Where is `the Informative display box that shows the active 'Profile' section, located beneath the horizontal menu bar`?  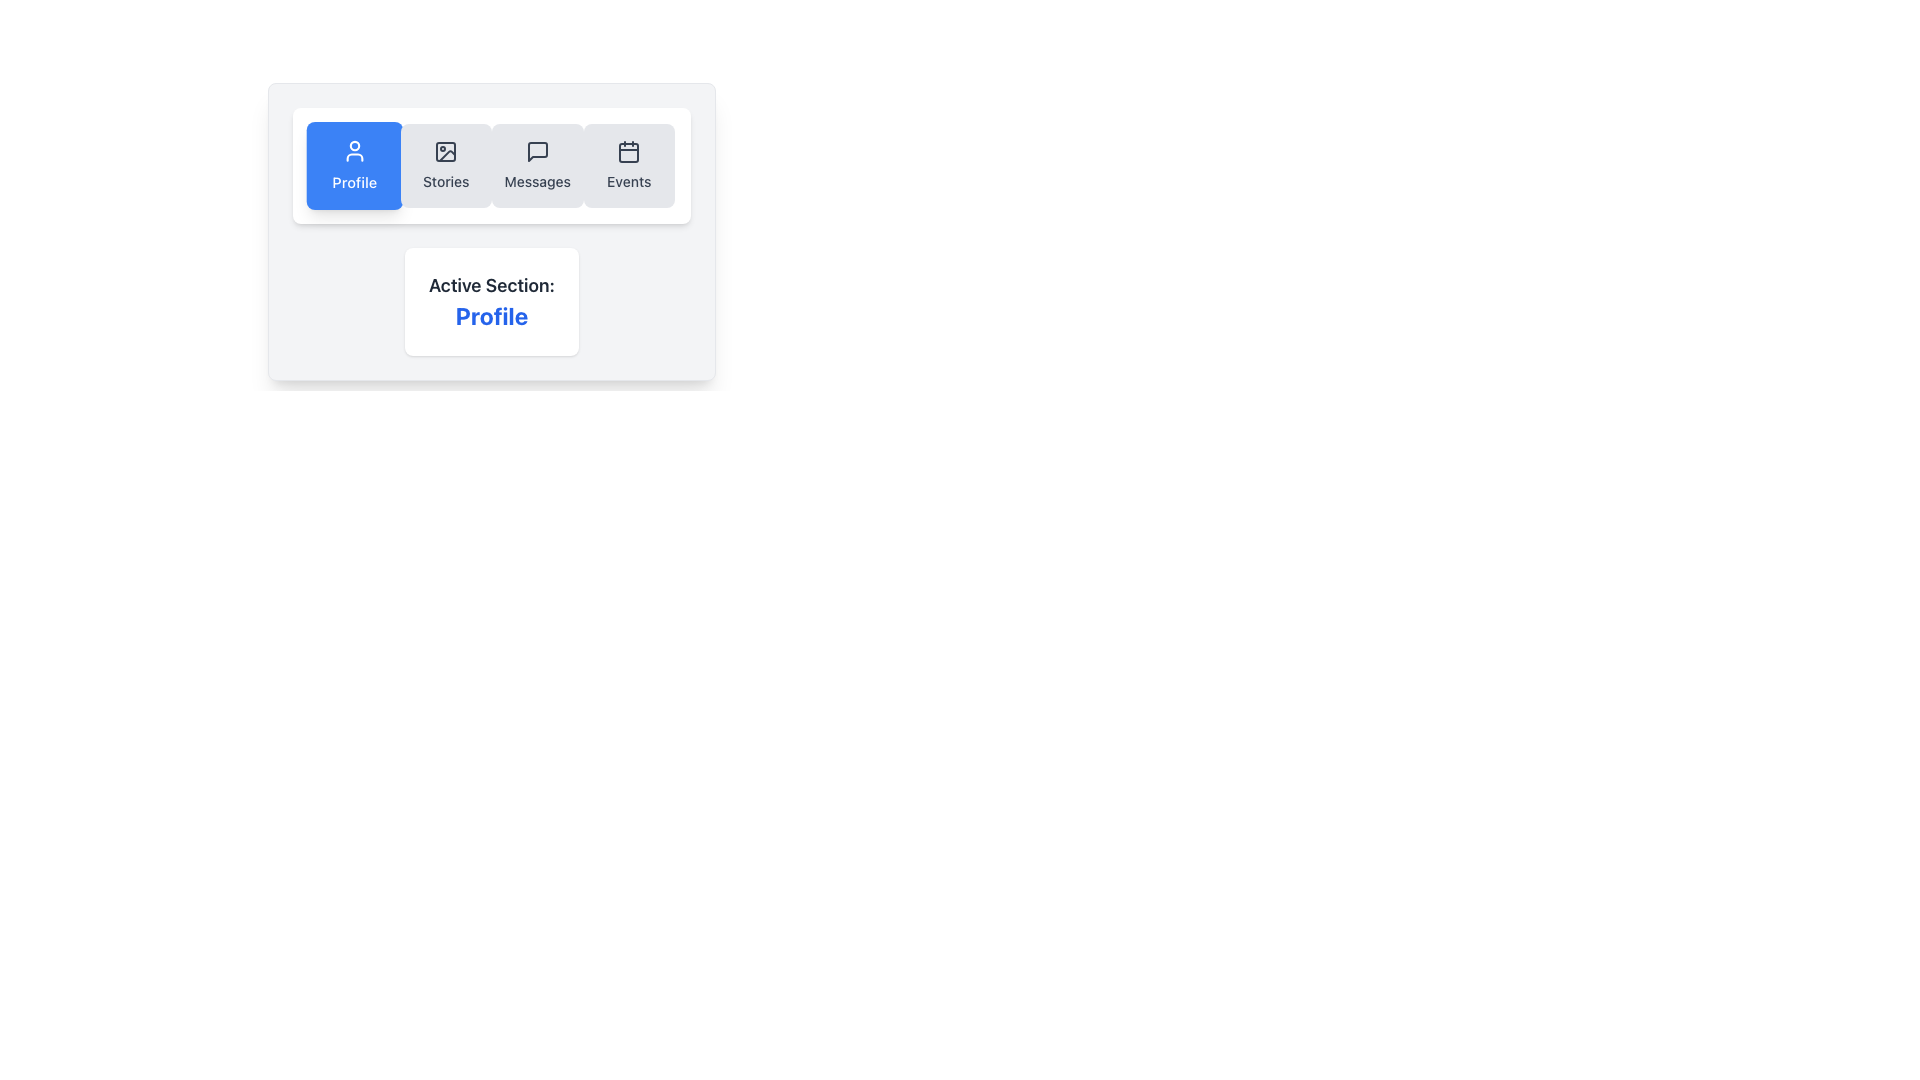
the Informative display box that shows the active 'Profile' section, located beneath the horizontal menu bar is located at coordinates (491, 301).